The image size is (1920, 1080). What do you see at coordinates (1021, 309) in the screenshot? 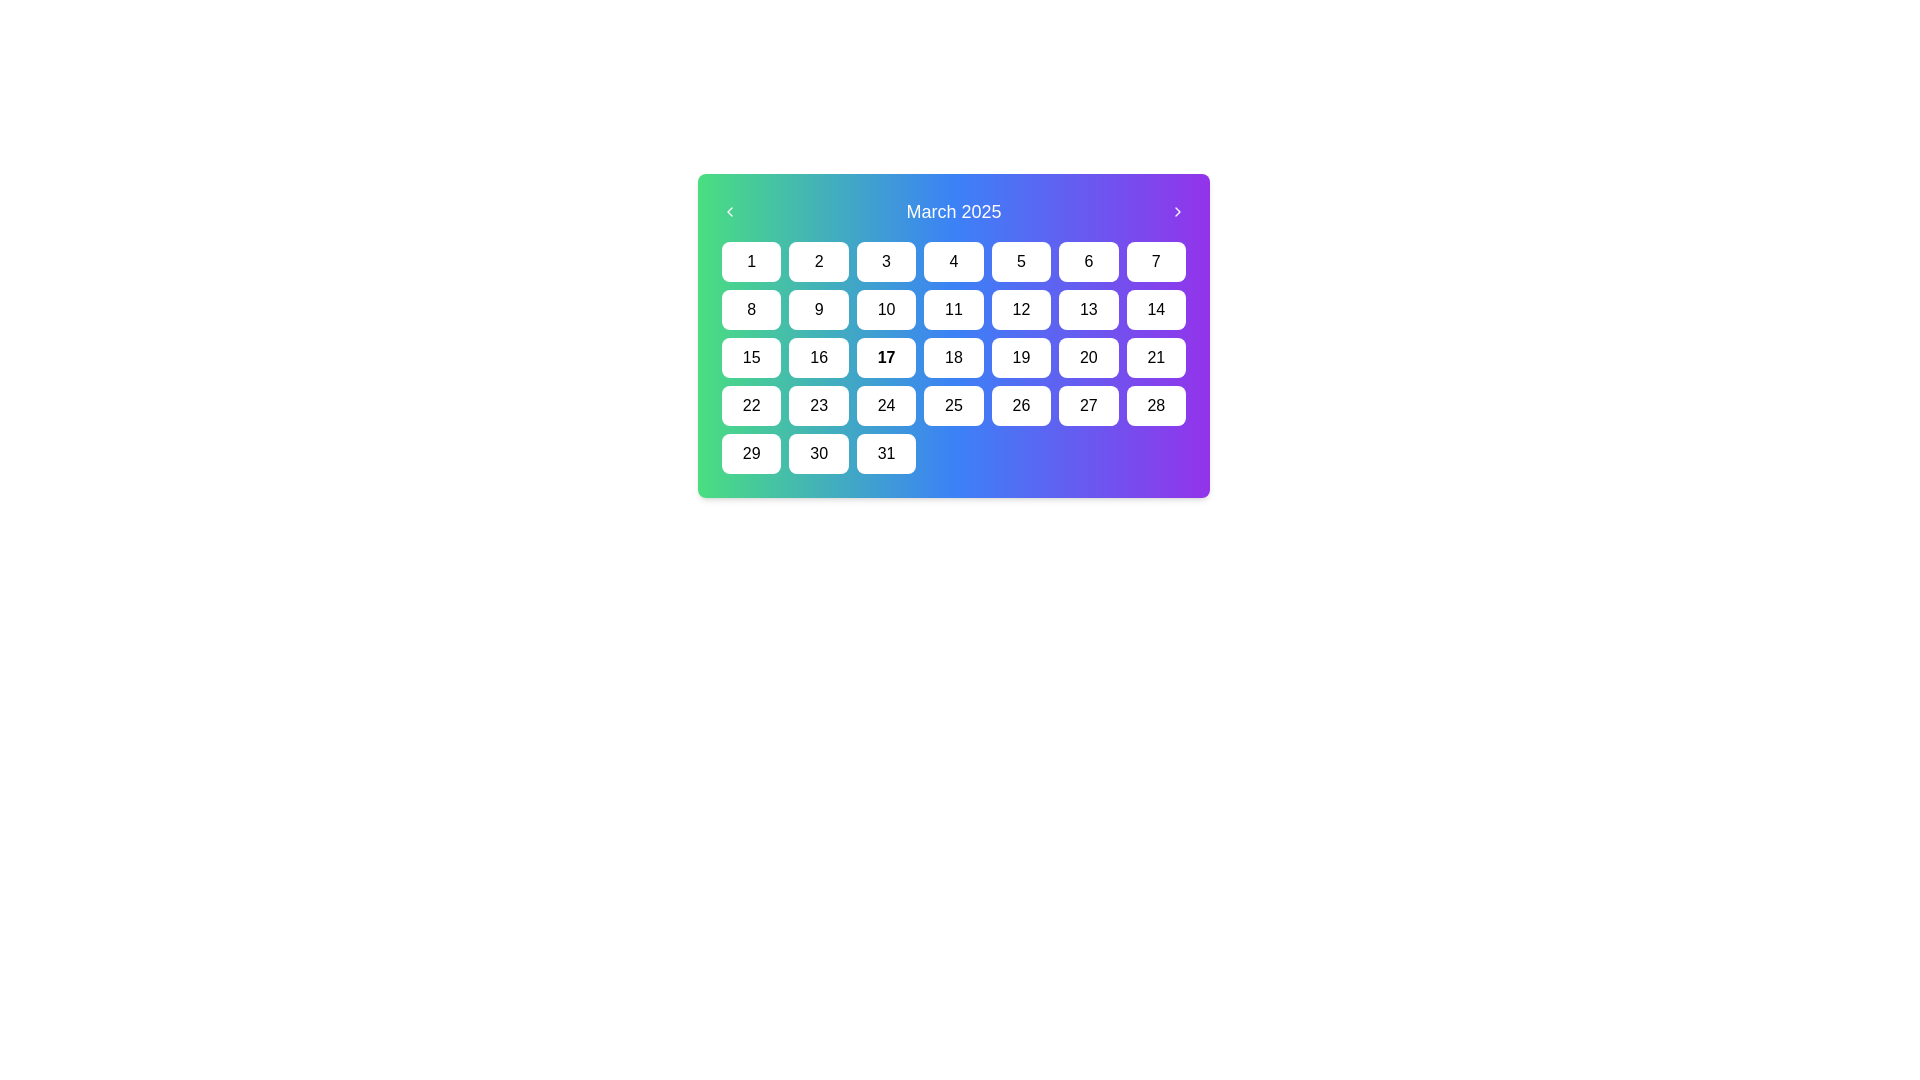
I see `the rectangular button displaying the number '12', which has a white background and rounded corners, located in the second row and fifth column of a grid layout` at bounding box center [1021, 309].